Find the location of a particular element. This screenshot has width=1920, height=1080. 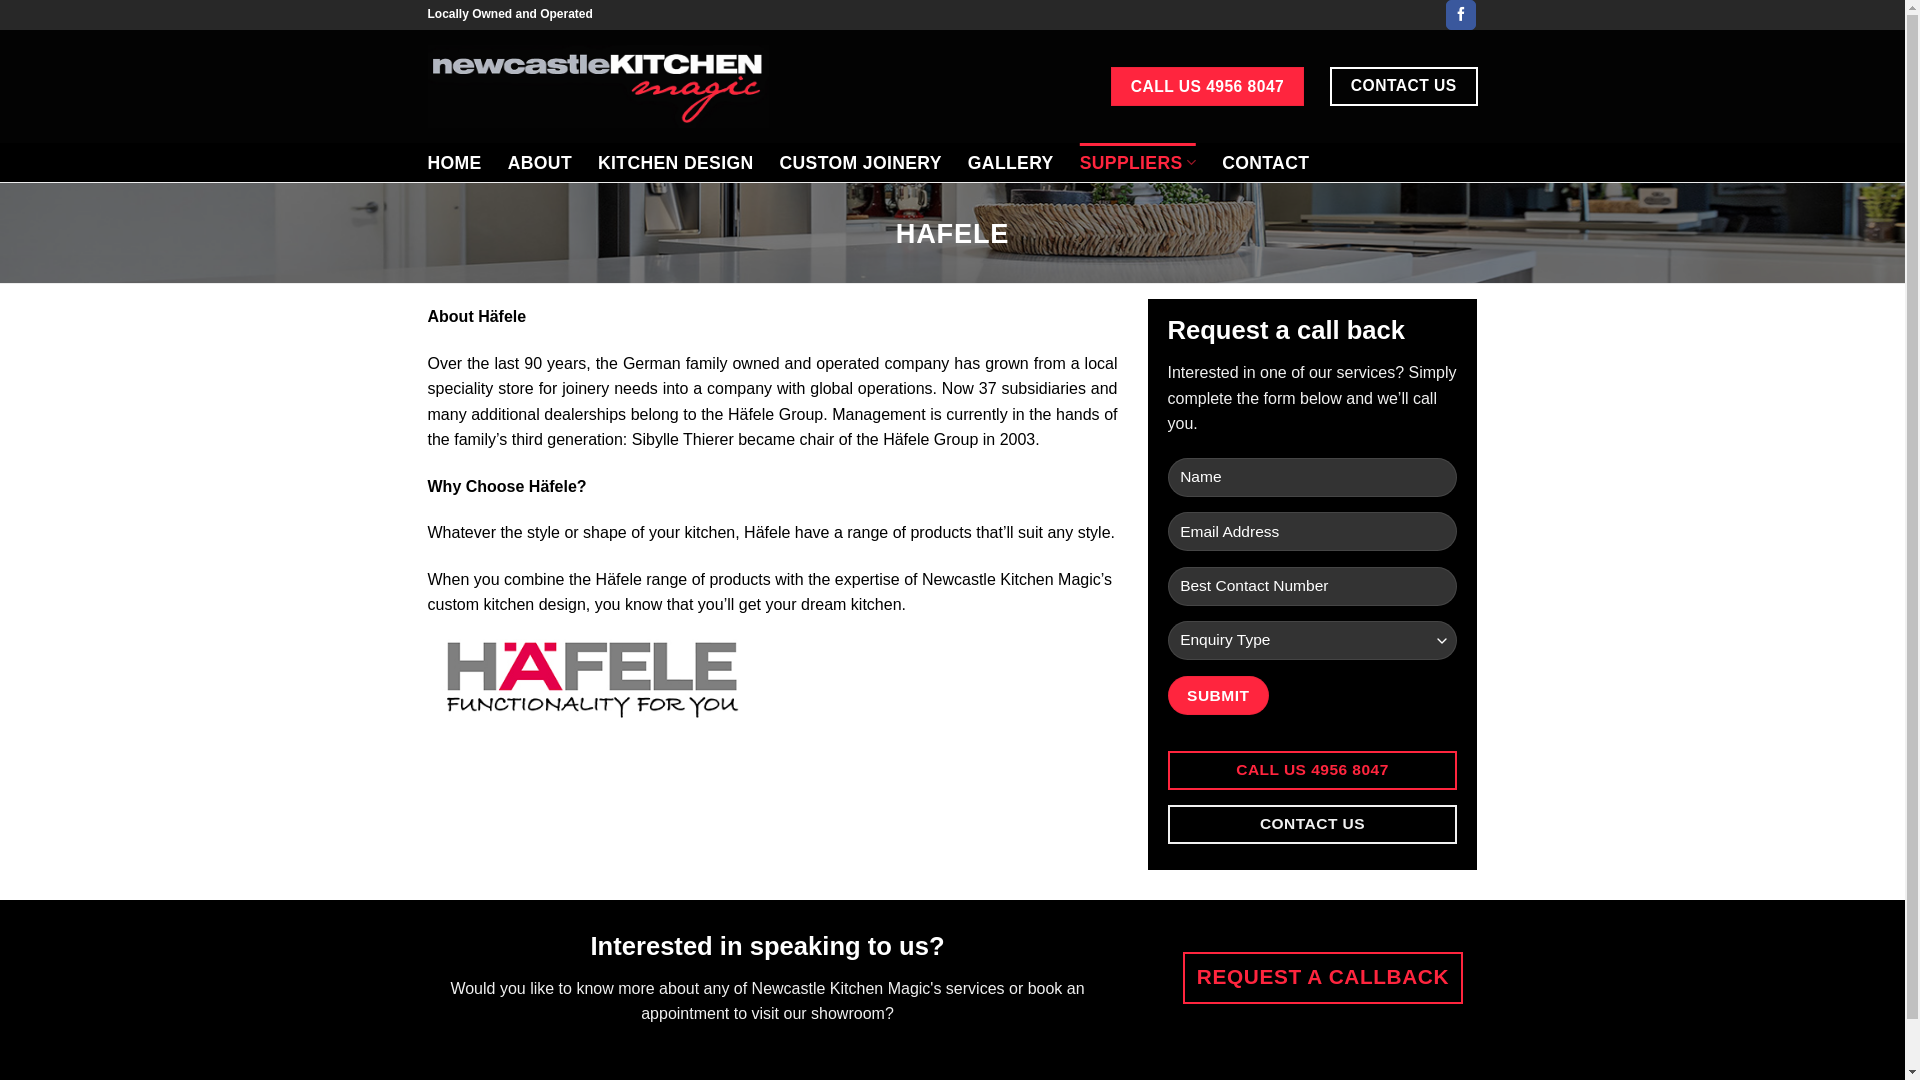

'CONTACT US' is located at coordinates (1313, 824).